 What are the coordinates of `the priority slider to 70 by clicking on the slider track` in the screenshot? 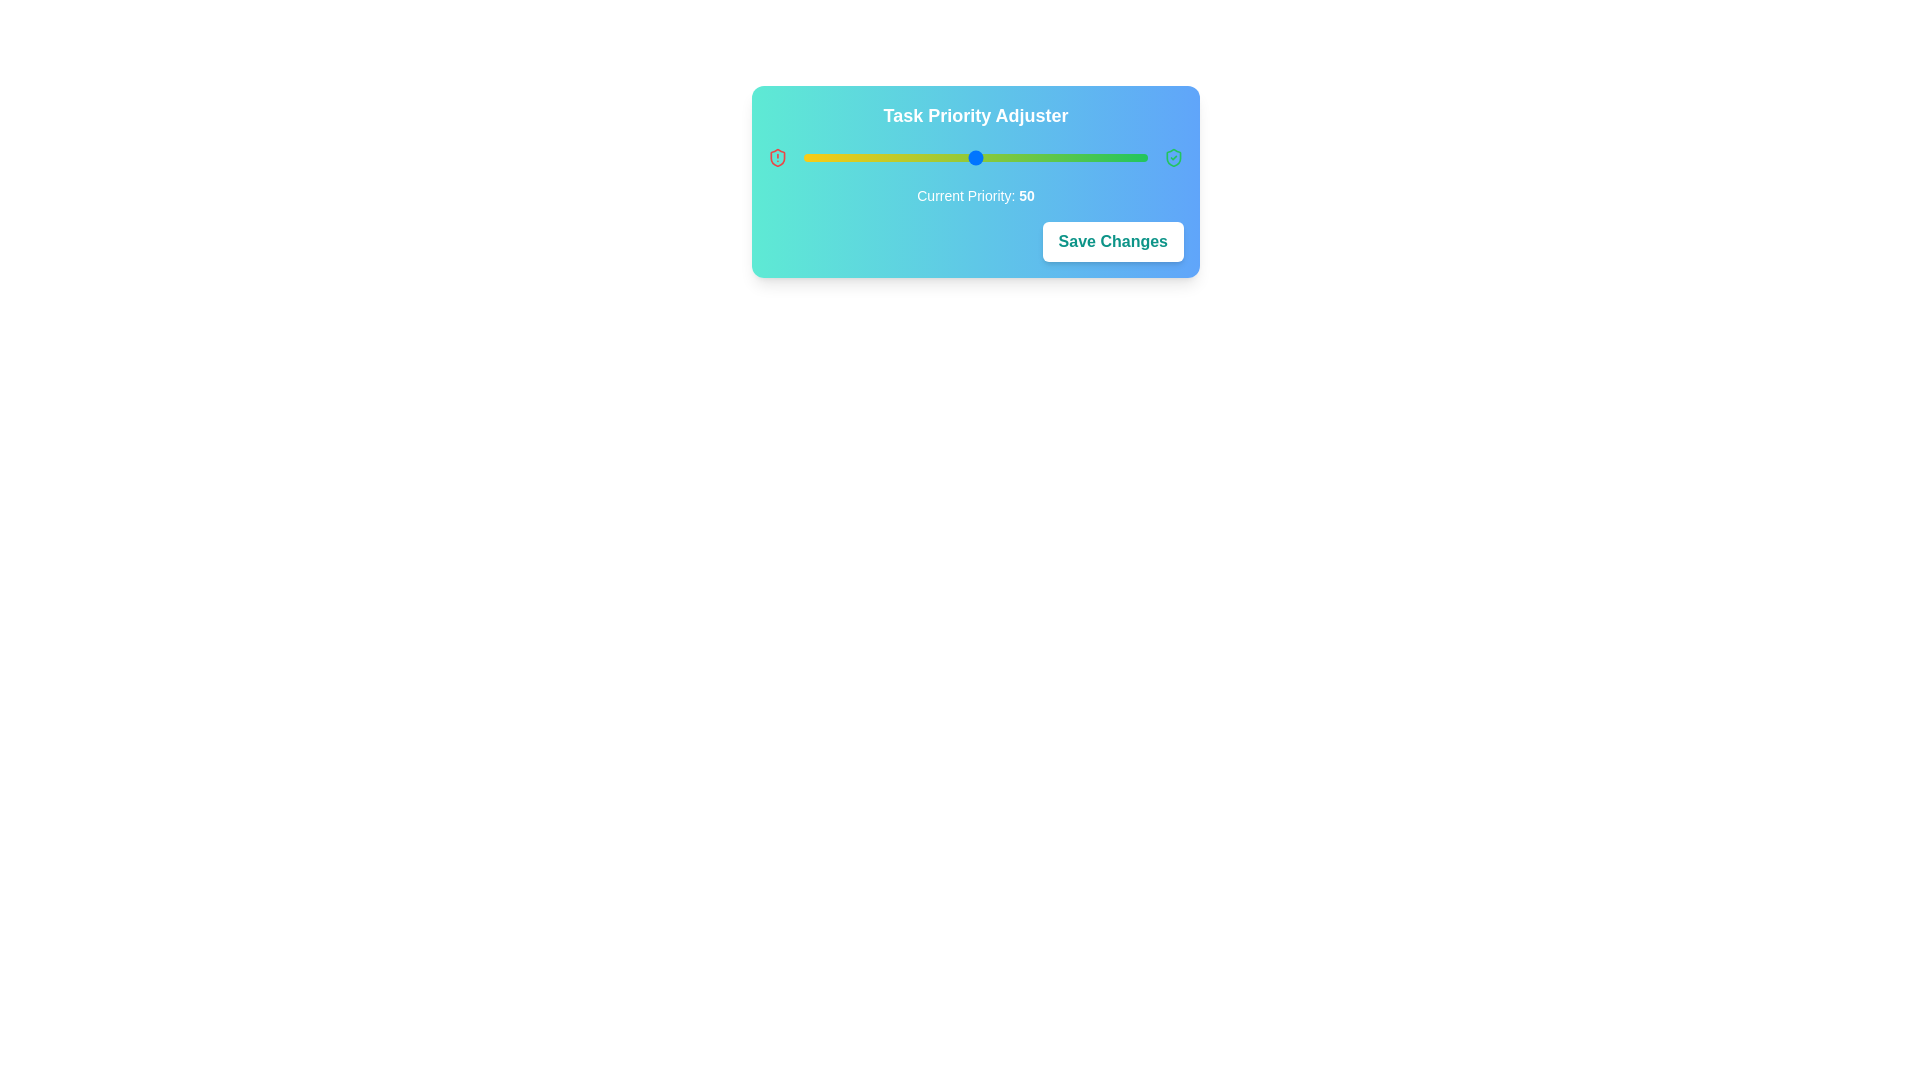 It's located at (1043, 157).